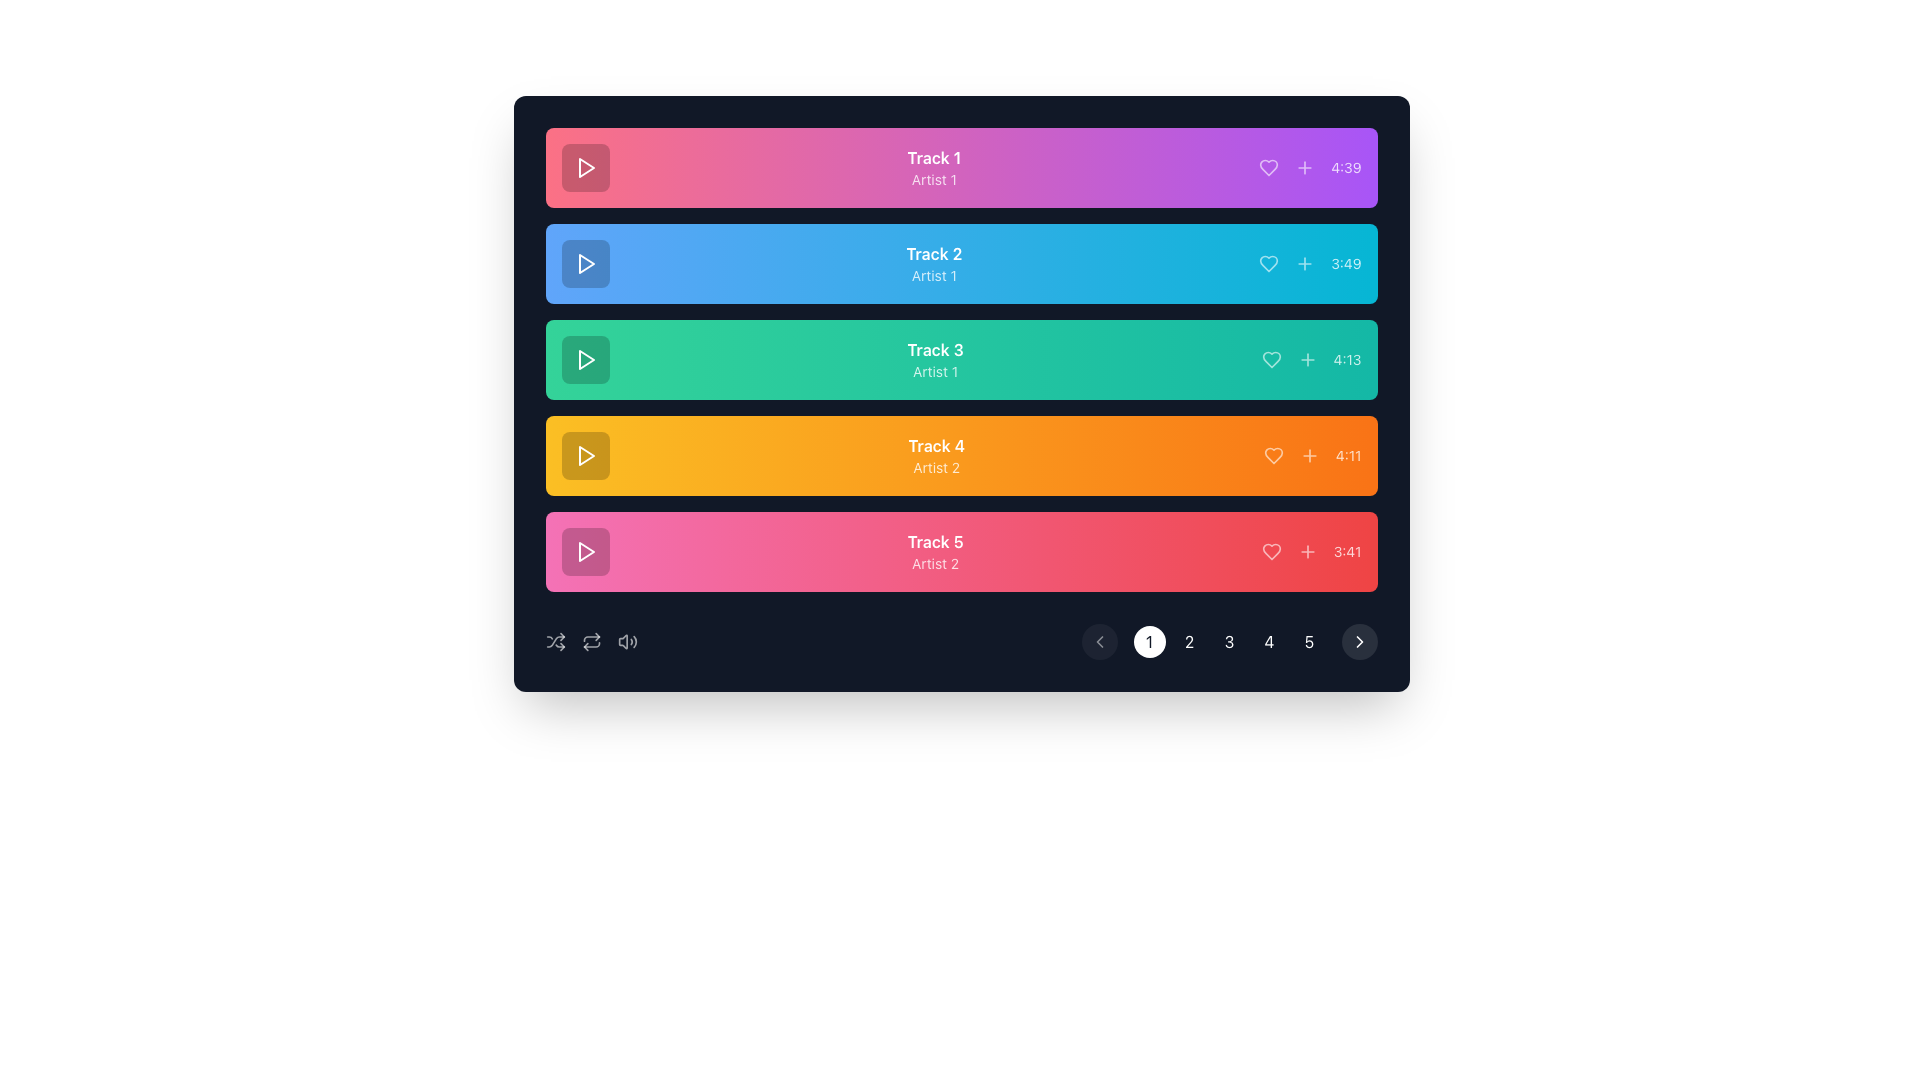  I want to click on the small triangular play button within the circular boundary located on the leftmost side of the blue segment associated with 'Track 2' to initiate playback of the track, so click(585, 262).